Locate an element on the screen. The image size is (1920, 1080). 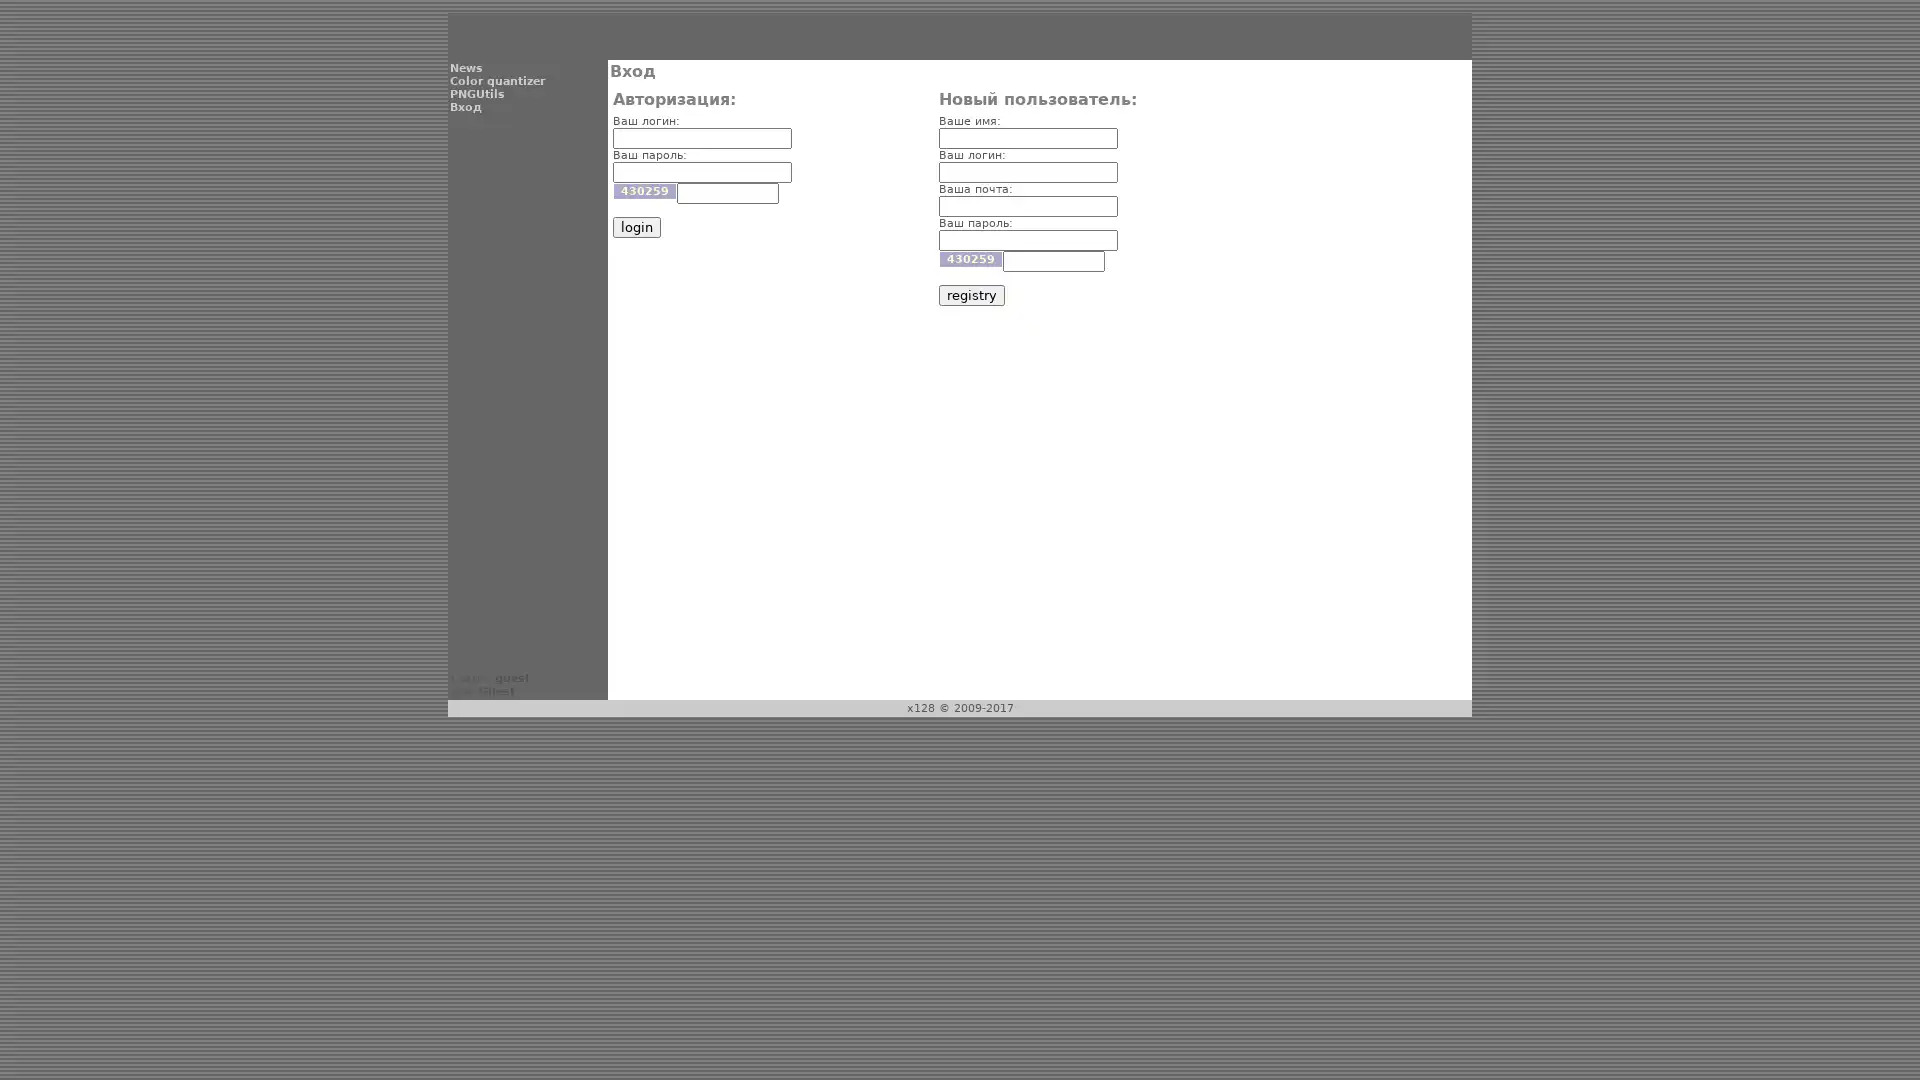
registry is located at coordinates (970, 295).